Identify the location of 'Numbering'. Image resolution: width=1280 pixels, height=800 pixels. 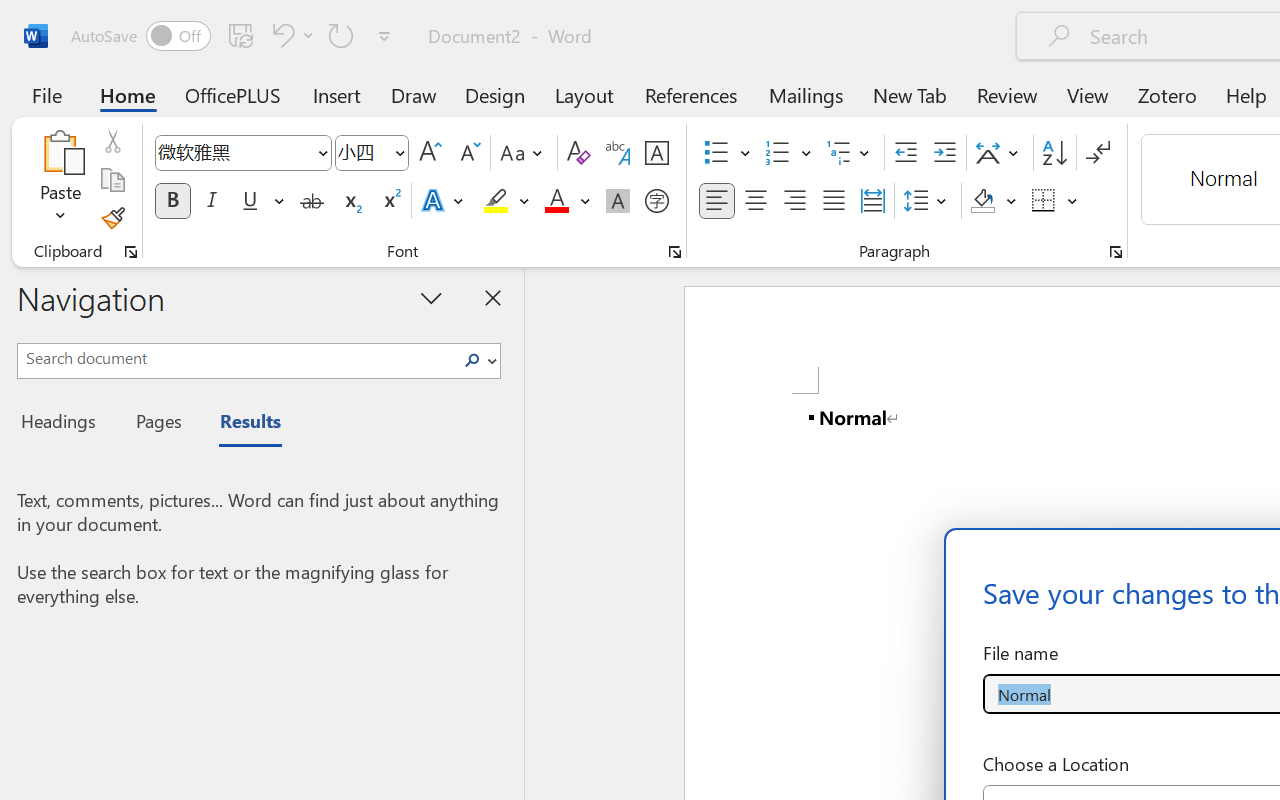
(777, 153).